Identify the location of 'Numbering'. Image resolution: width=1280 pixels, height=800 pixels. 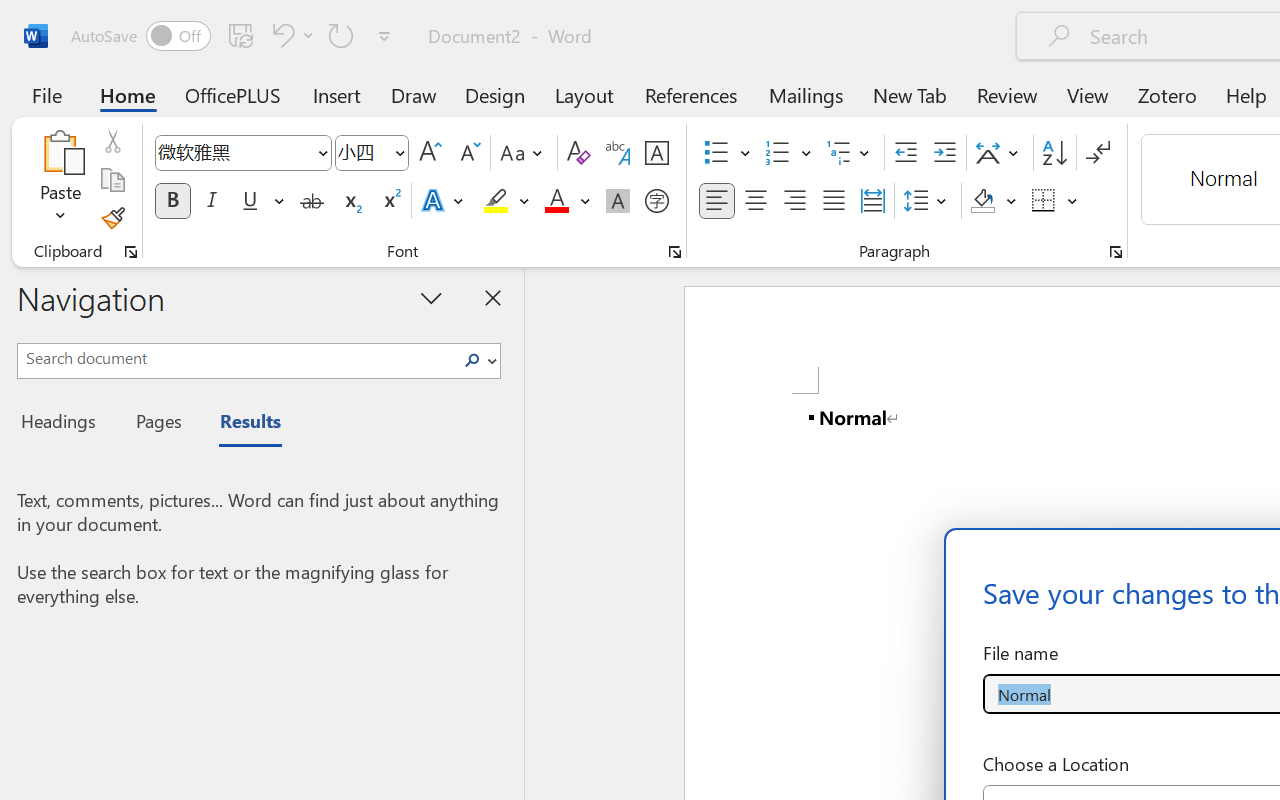
(777, 153).